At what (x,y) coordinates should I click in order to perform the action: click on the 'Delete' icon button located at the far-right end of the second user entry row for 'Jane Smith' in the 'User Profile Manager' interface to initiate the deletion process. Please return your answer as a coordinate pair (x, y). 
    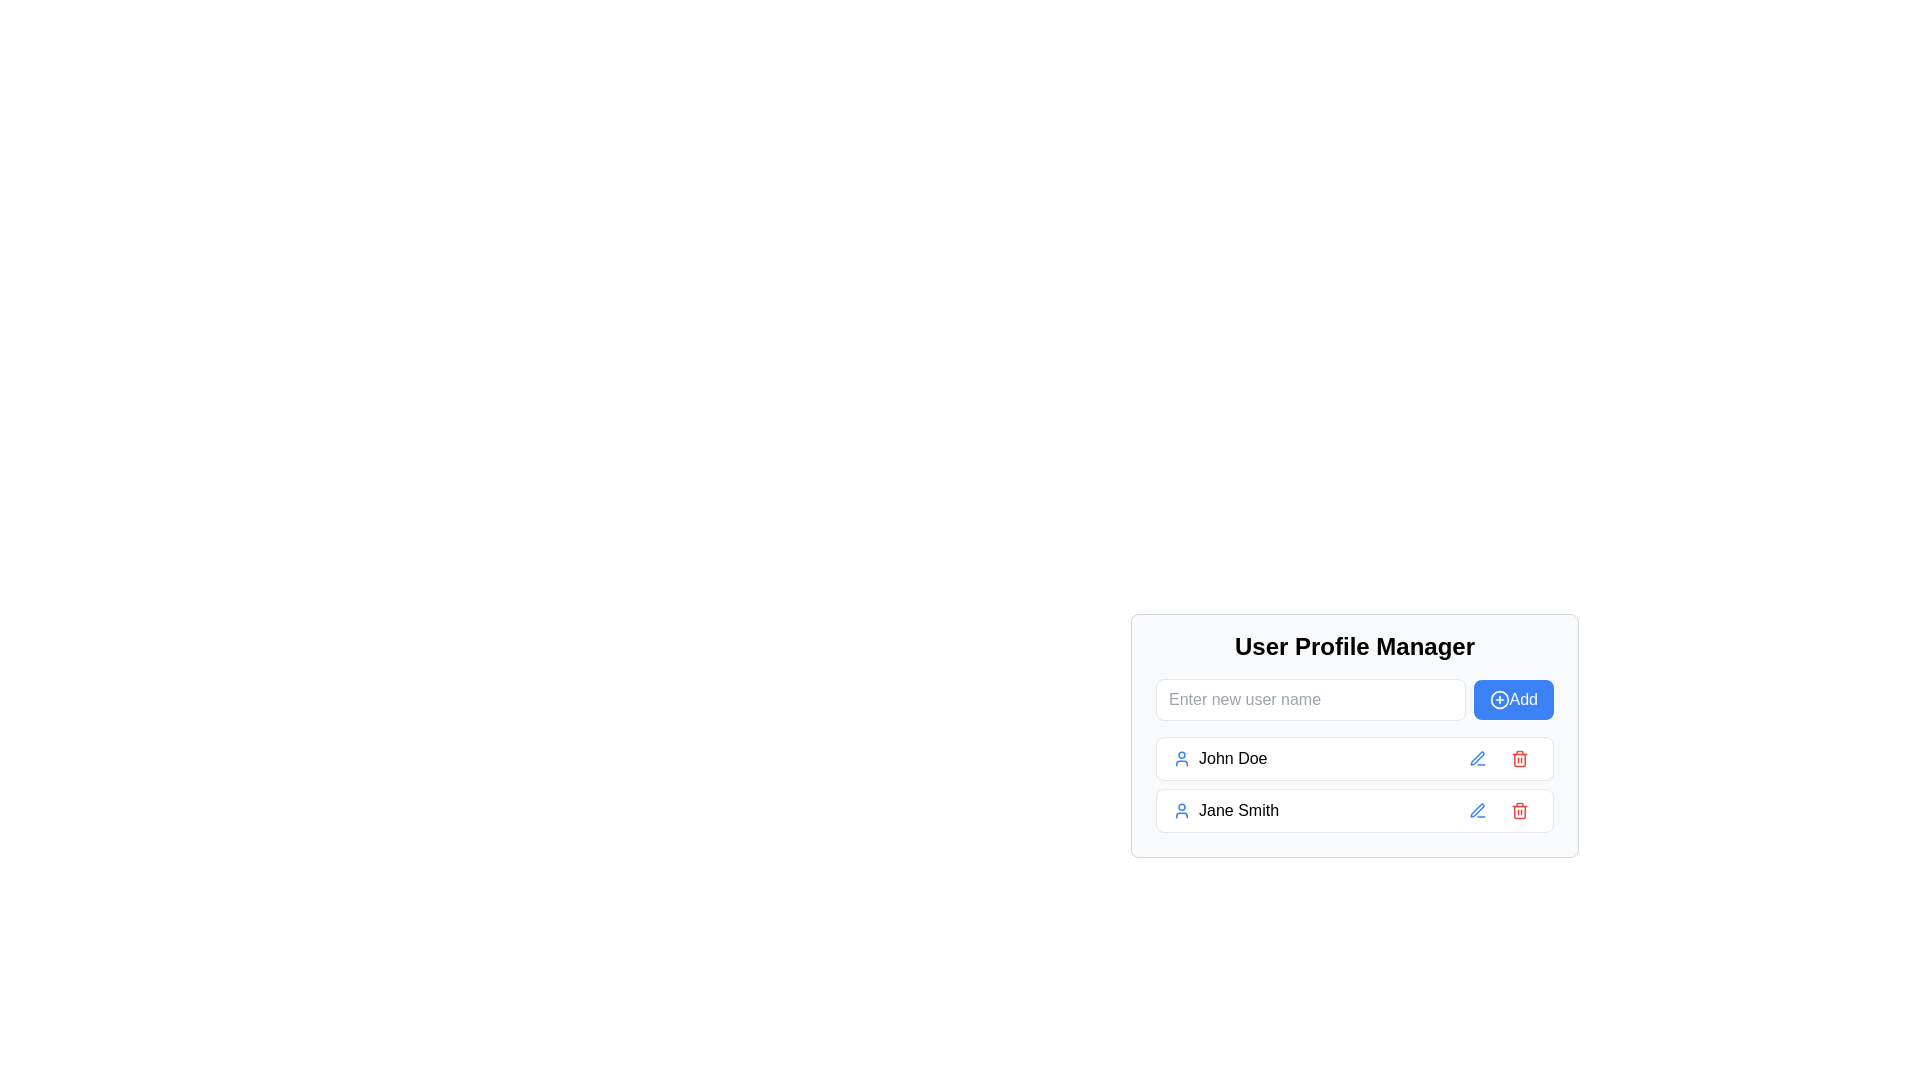
    Looking at the image, I should click on (1520, 810).